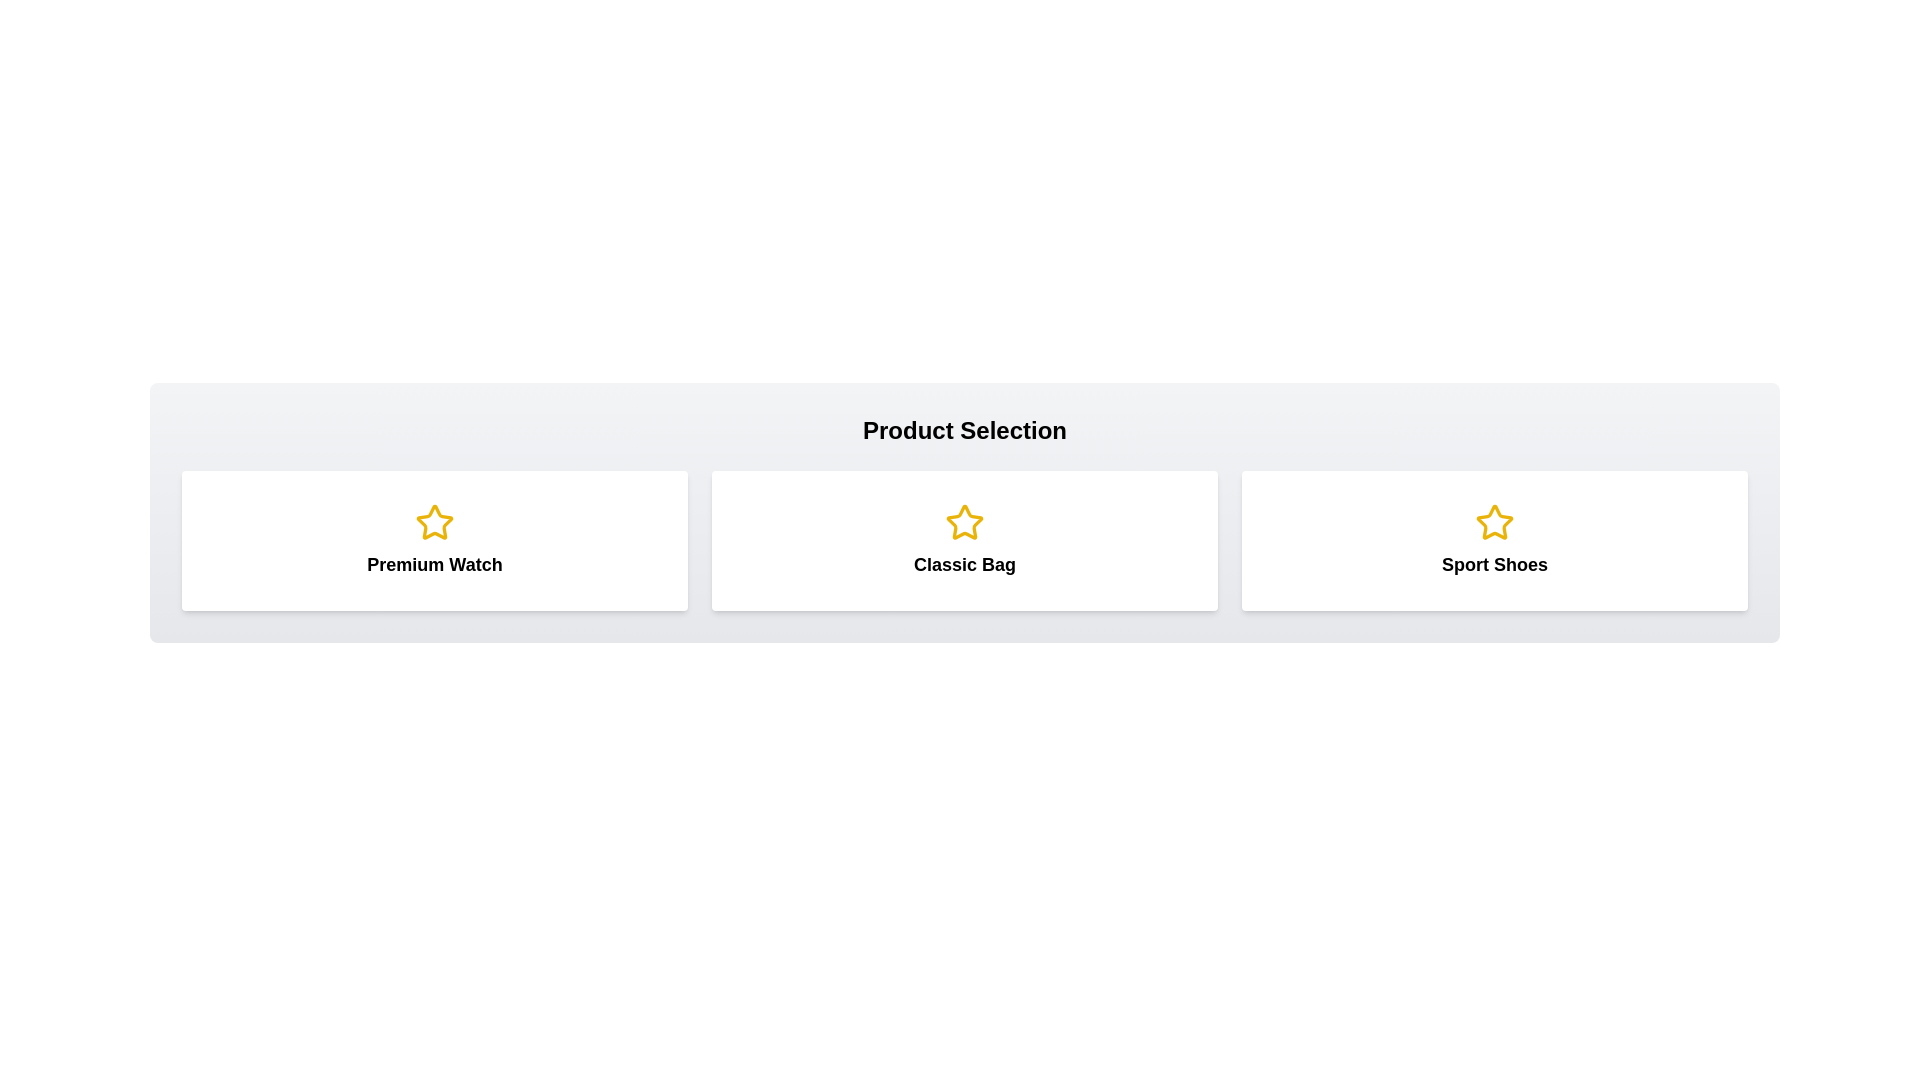  Describe the element at coordinates (964, 522) in the screenshot. I see `the star-shaped icon with a yellow outline located at the top-center of the 'Classic Bag' card` at that location.